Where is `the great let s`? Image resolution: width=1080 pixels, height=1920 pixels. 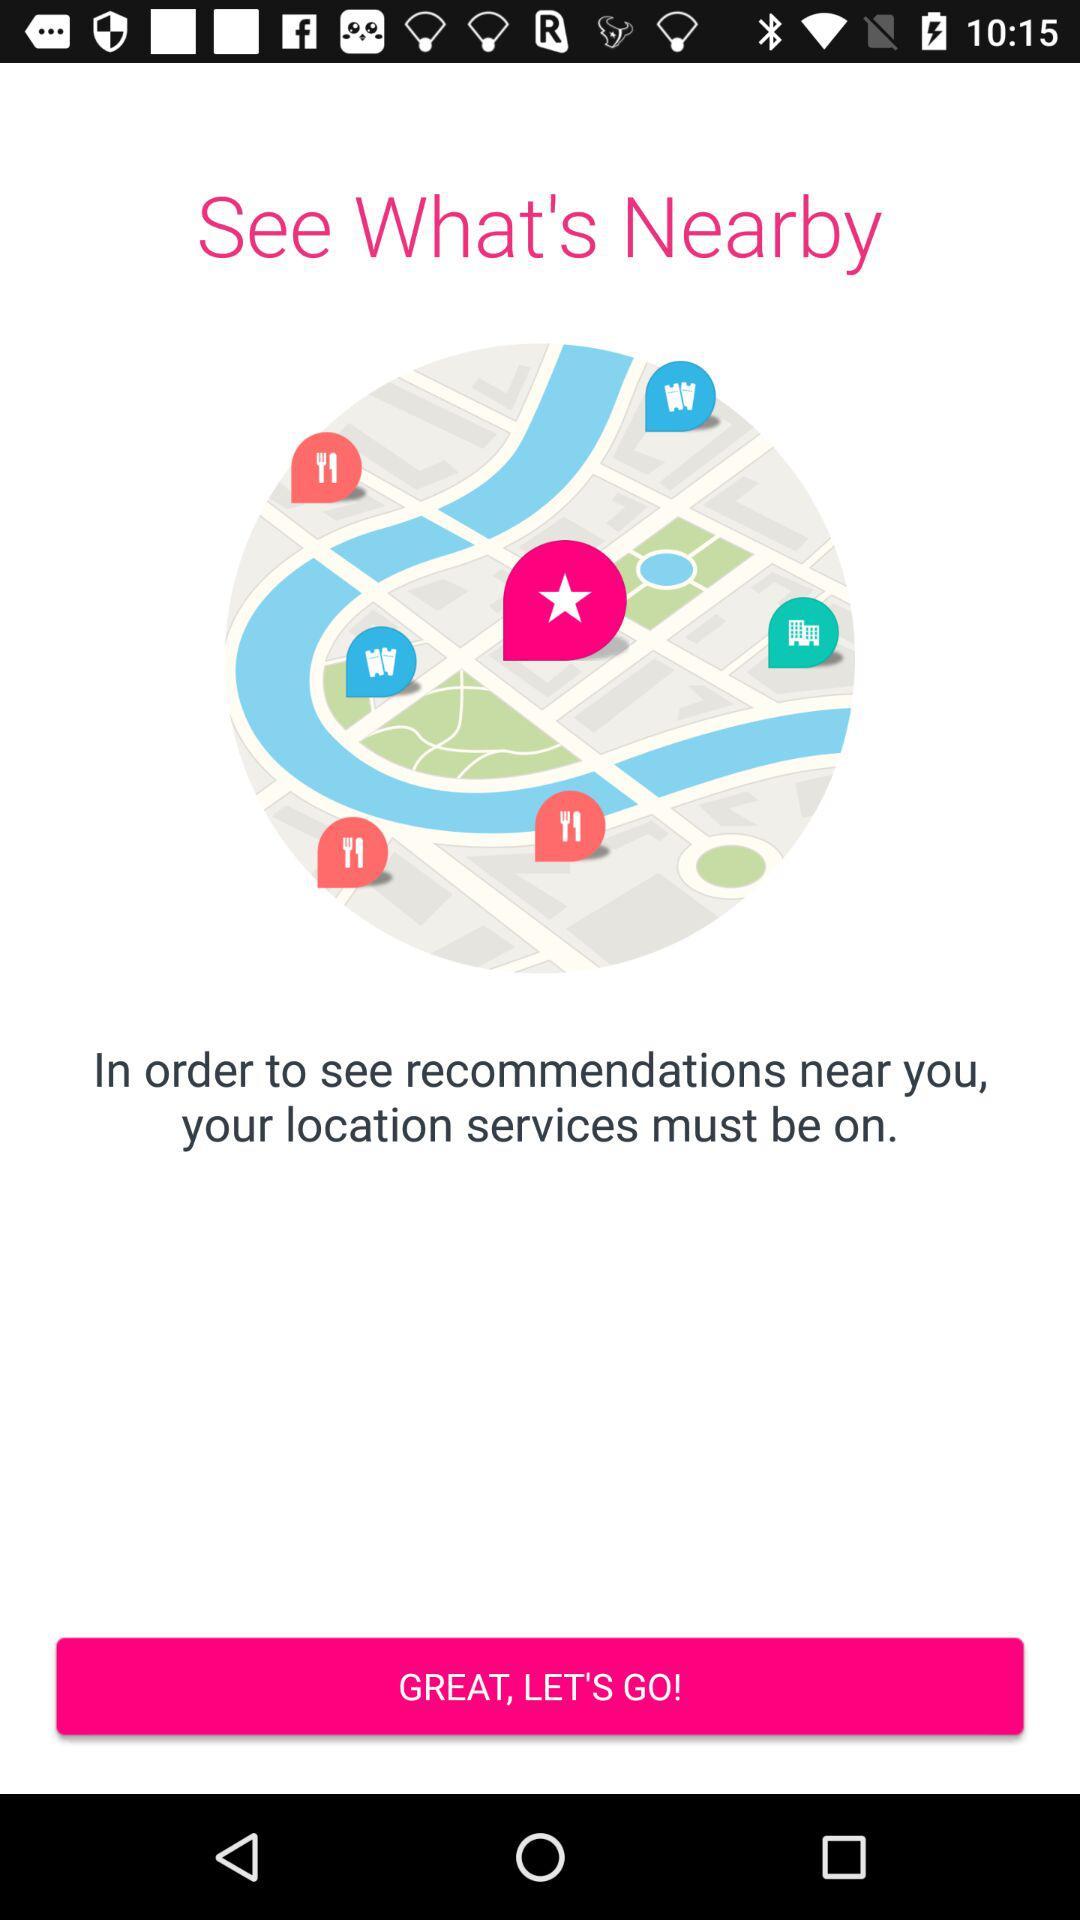 the great let s is located at coordinates (540, 1688).